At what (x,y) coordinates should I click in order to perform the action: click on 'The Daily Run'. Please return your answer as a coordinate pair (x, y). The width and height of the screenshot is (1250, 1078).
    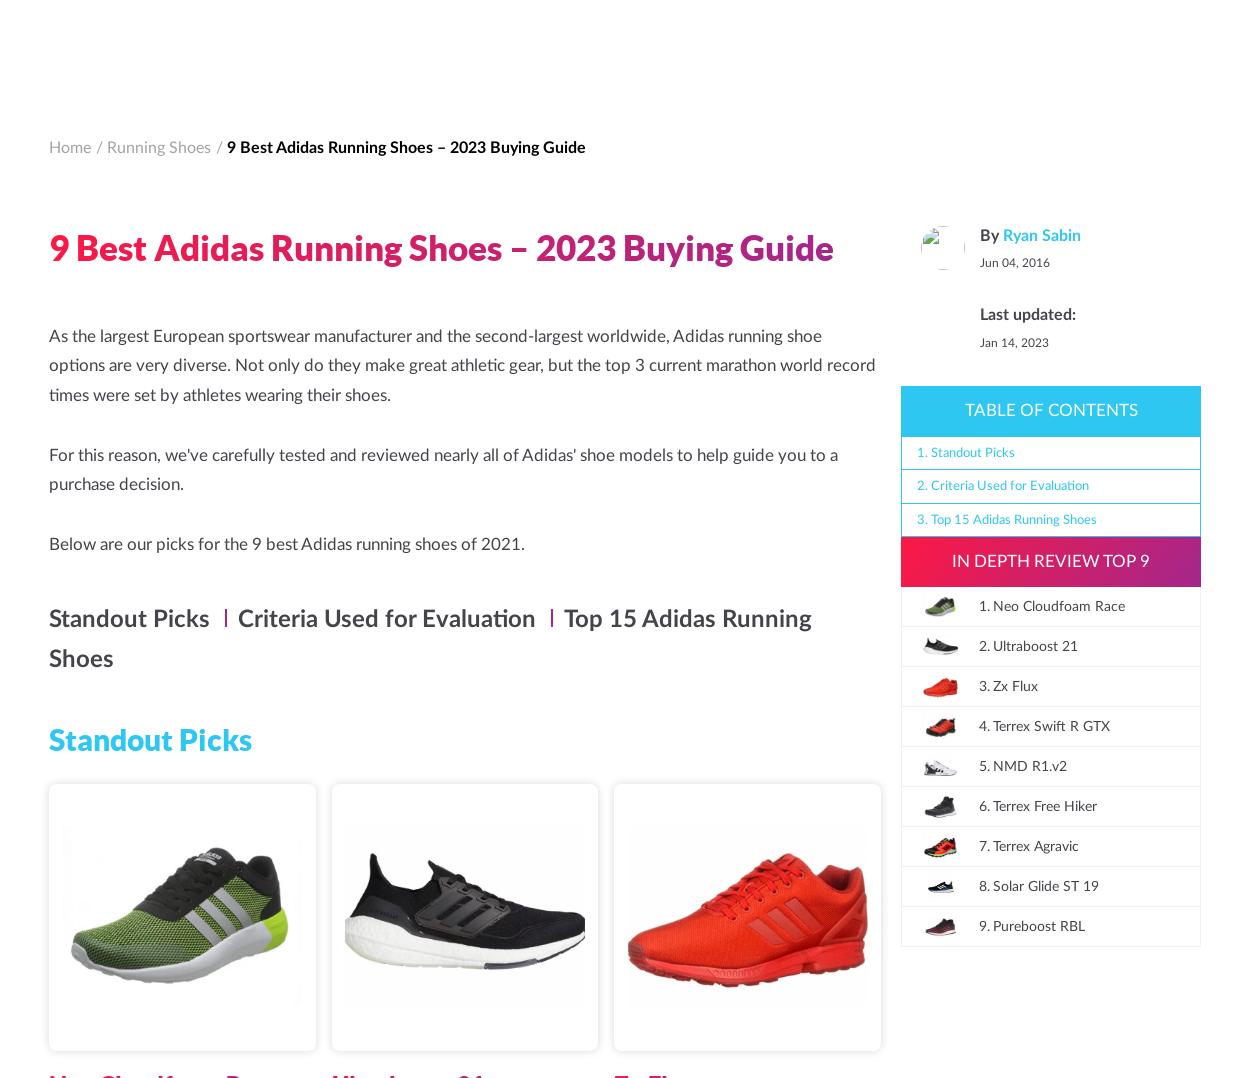
    Looking at the image, I should click on (129, 27).